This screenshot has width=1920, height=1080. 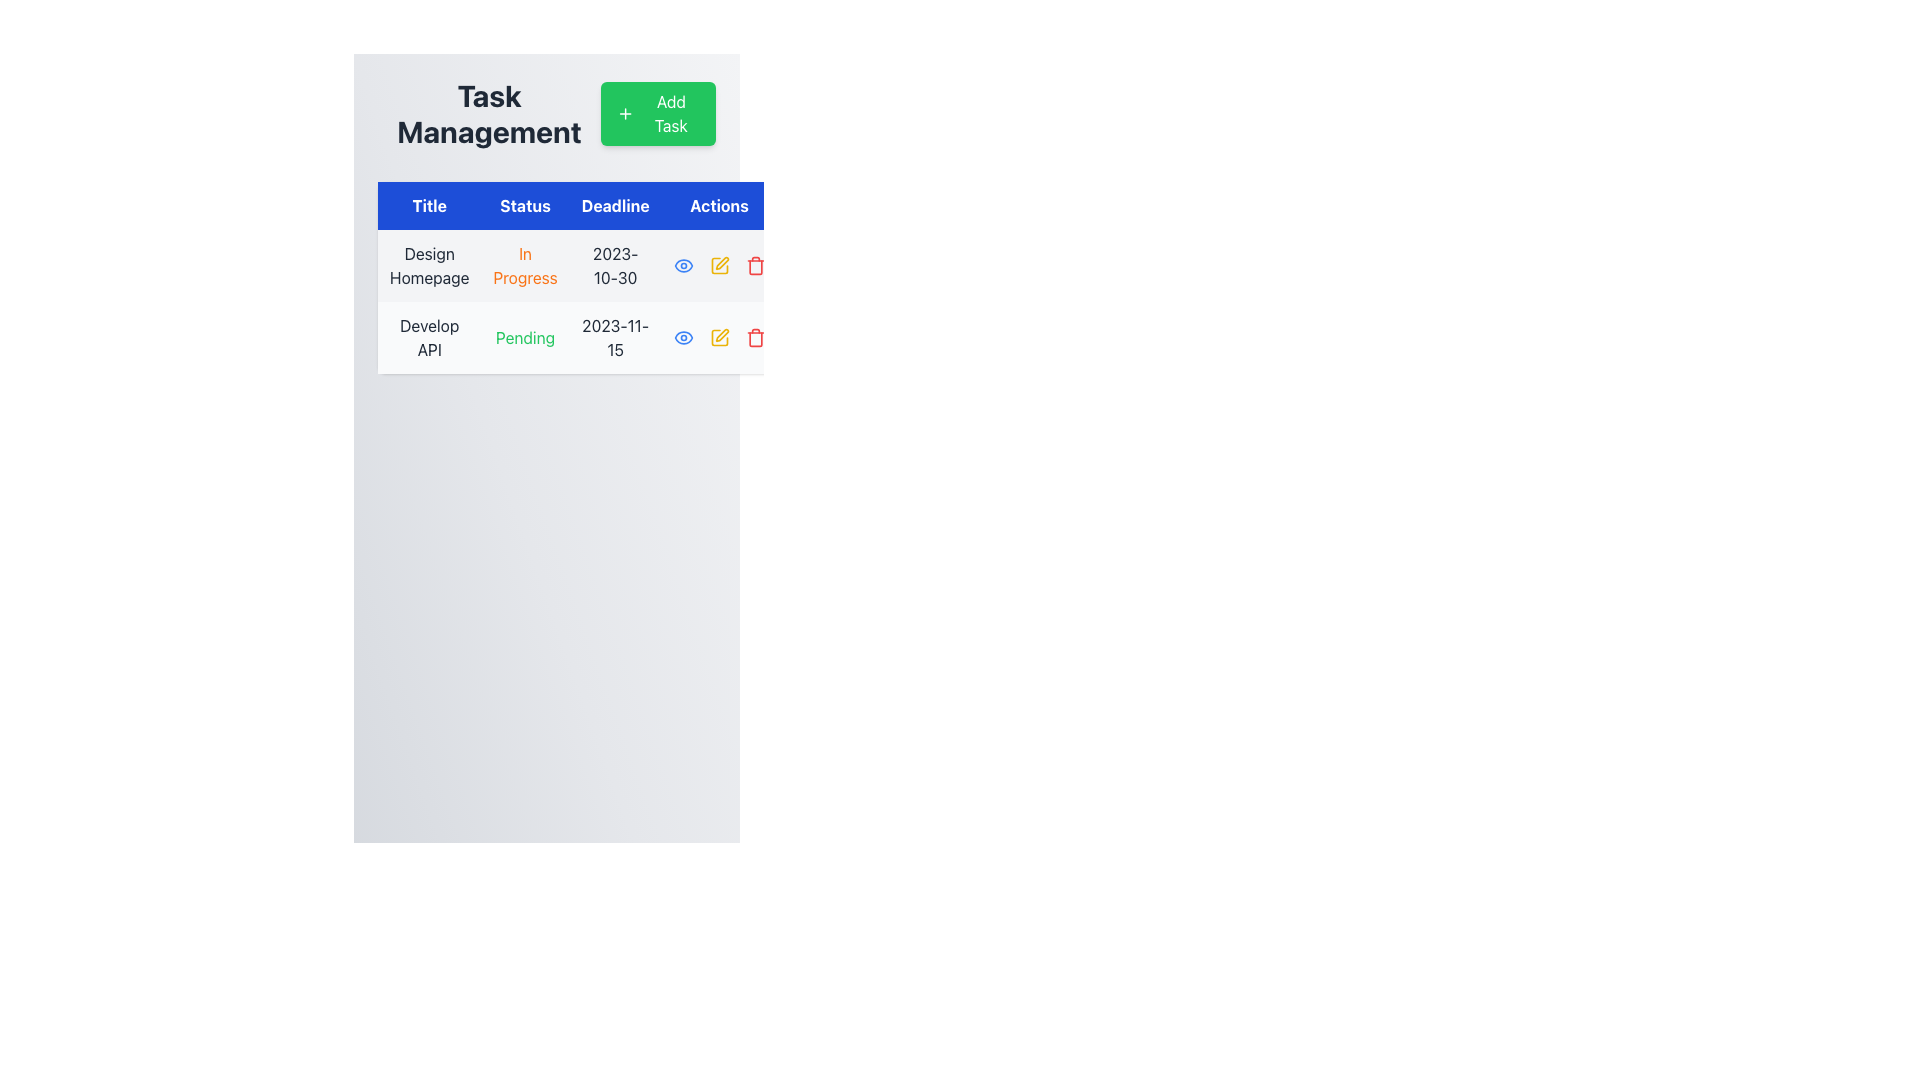 I want to click on the edit button located in the 'Actions' column of the first row of the table, so click(x=719, y=265).